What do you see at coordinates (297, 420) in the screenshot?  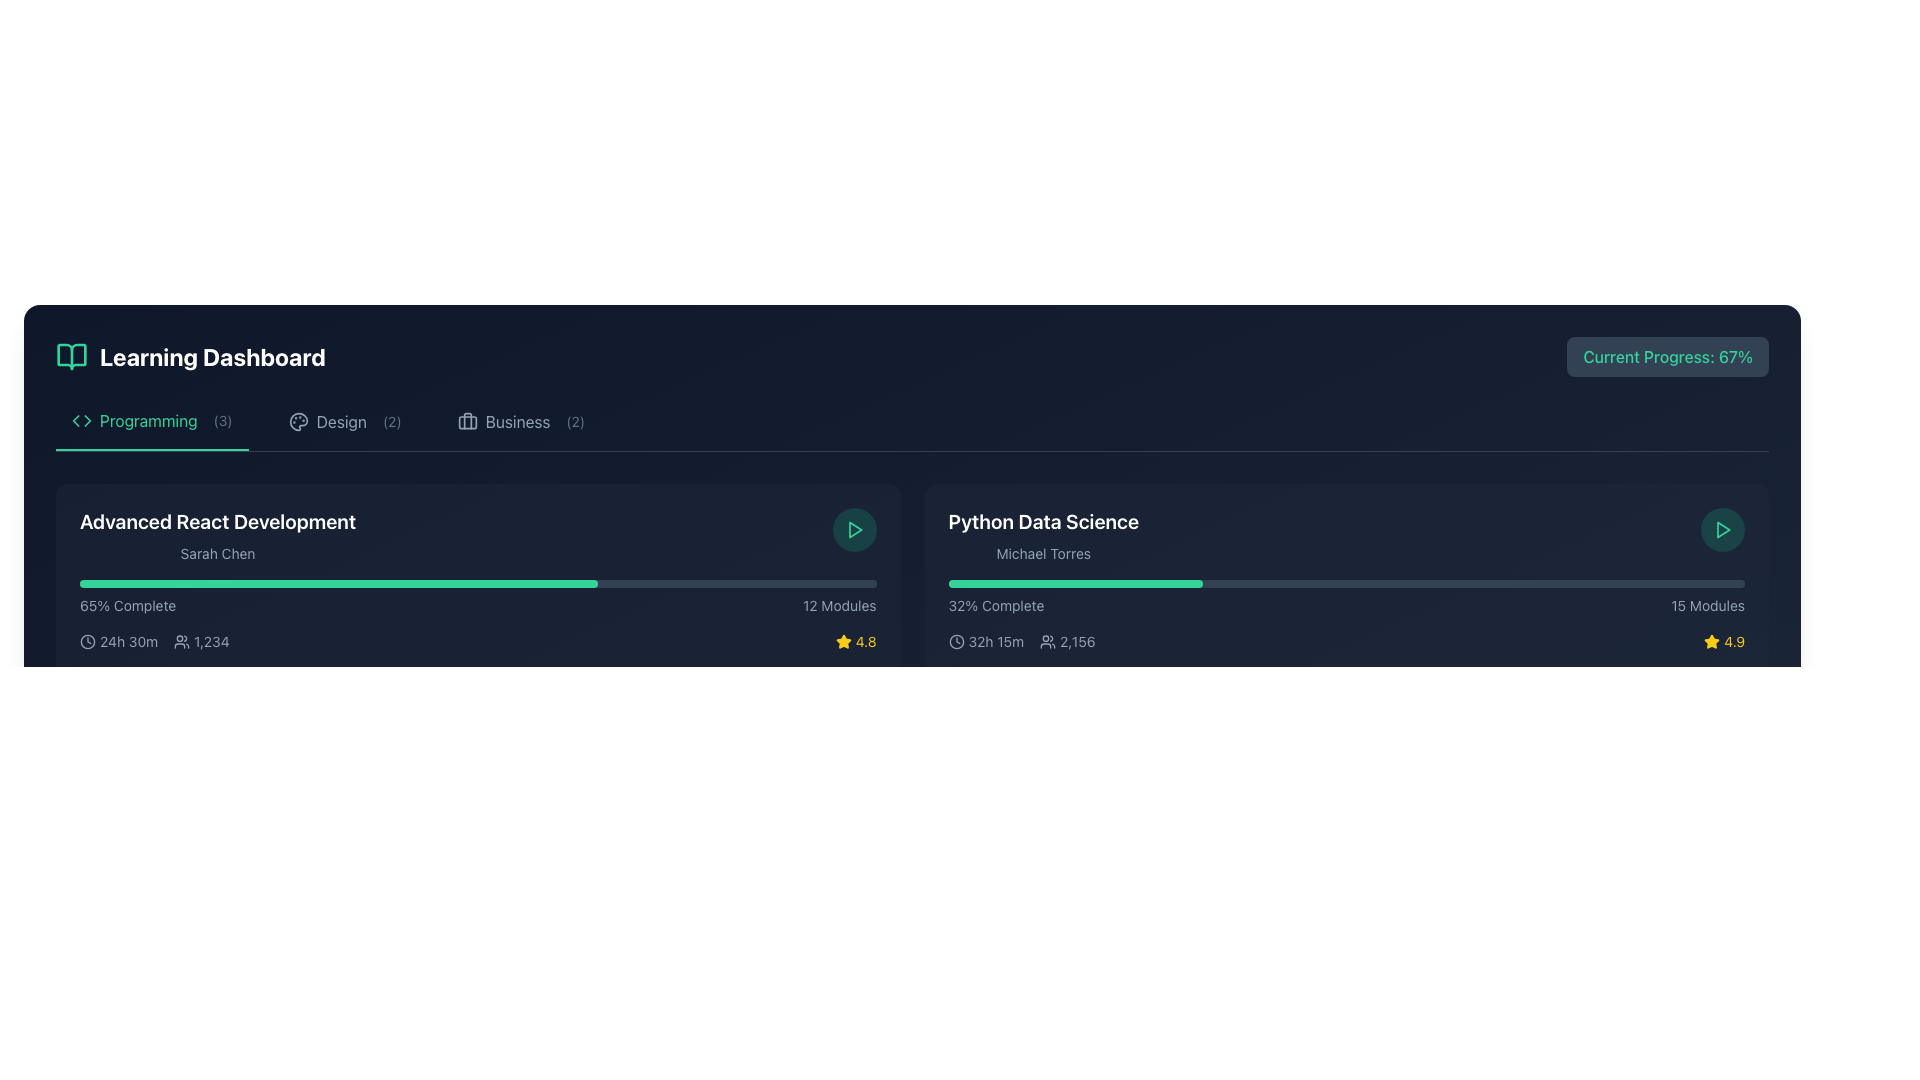 I see `the 'Design' icon located in the 'Design' tab of the Learning Dashboard, positioned between the 'Programming' and 'Business' tabs` at bounding box center [297, 420].